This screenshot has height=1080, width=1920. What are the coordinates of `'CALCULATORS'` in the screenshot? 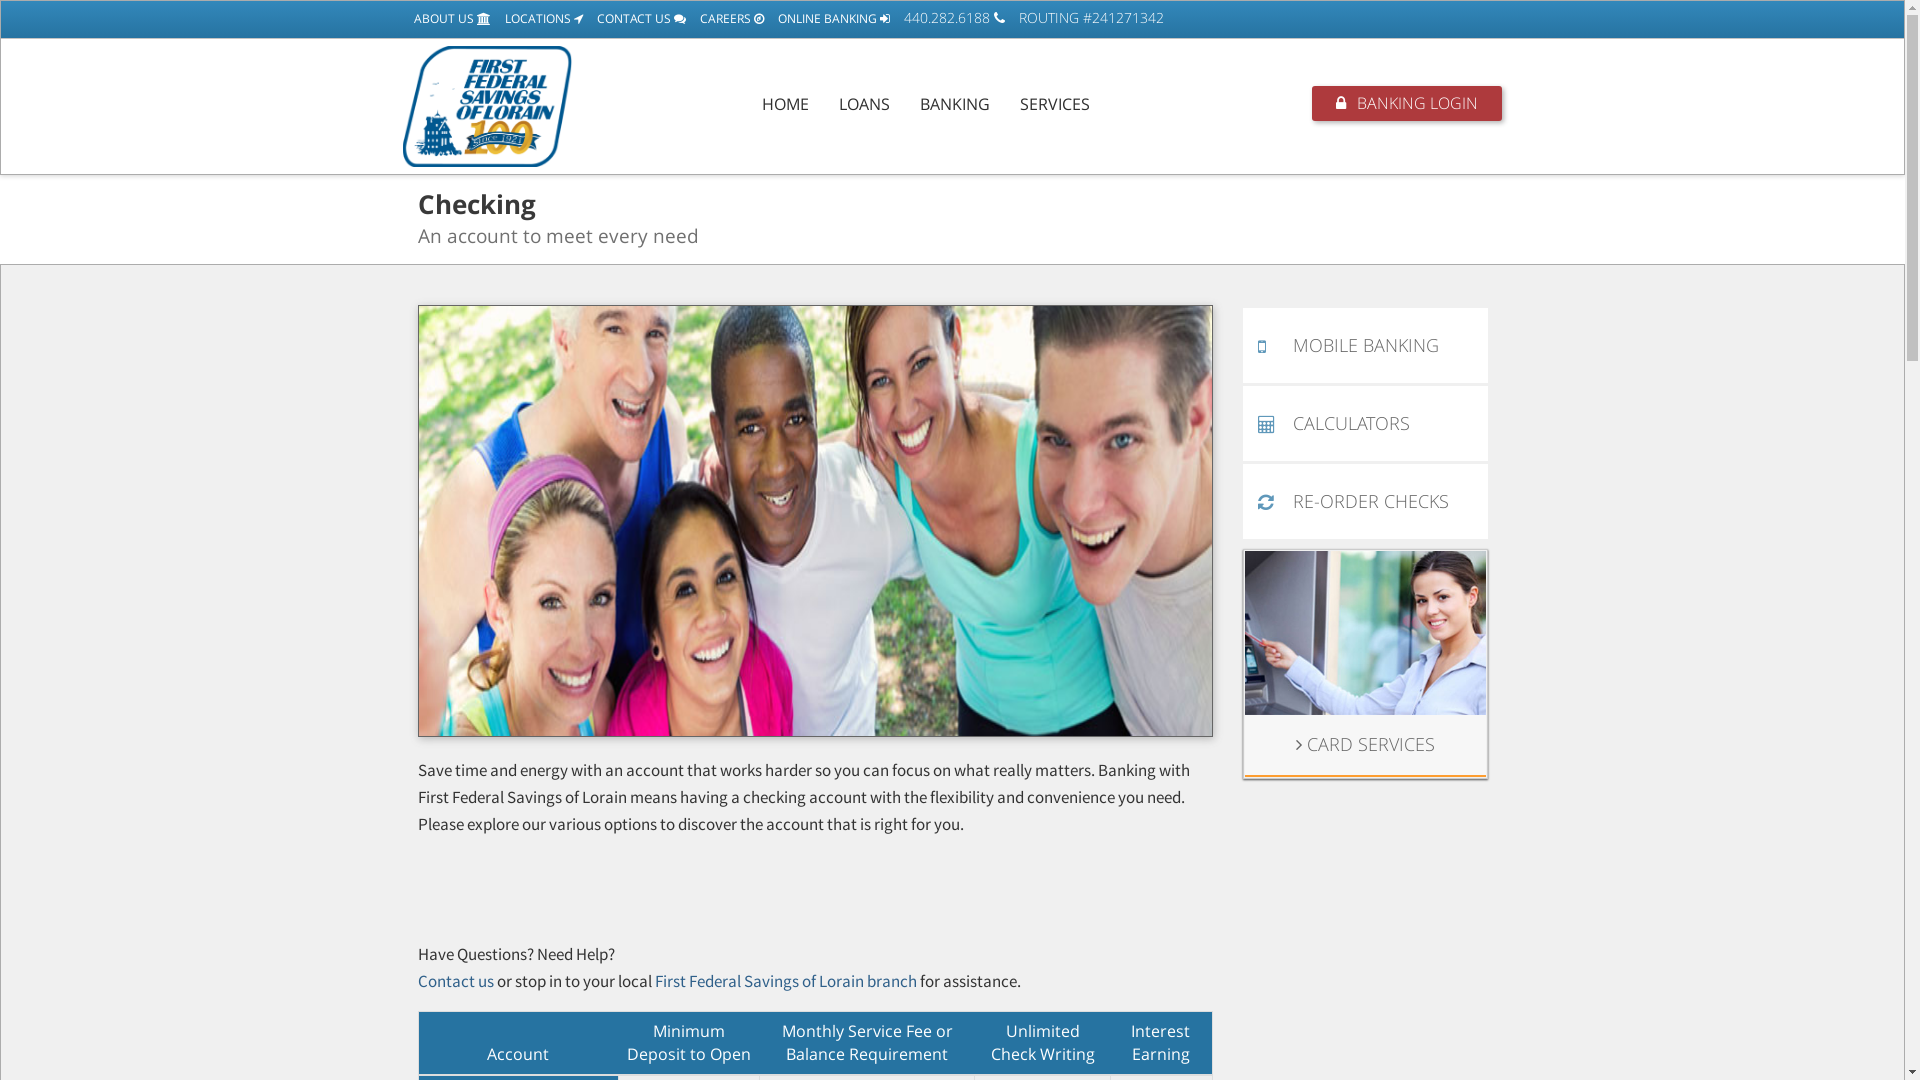 It's located at (1363, 422).